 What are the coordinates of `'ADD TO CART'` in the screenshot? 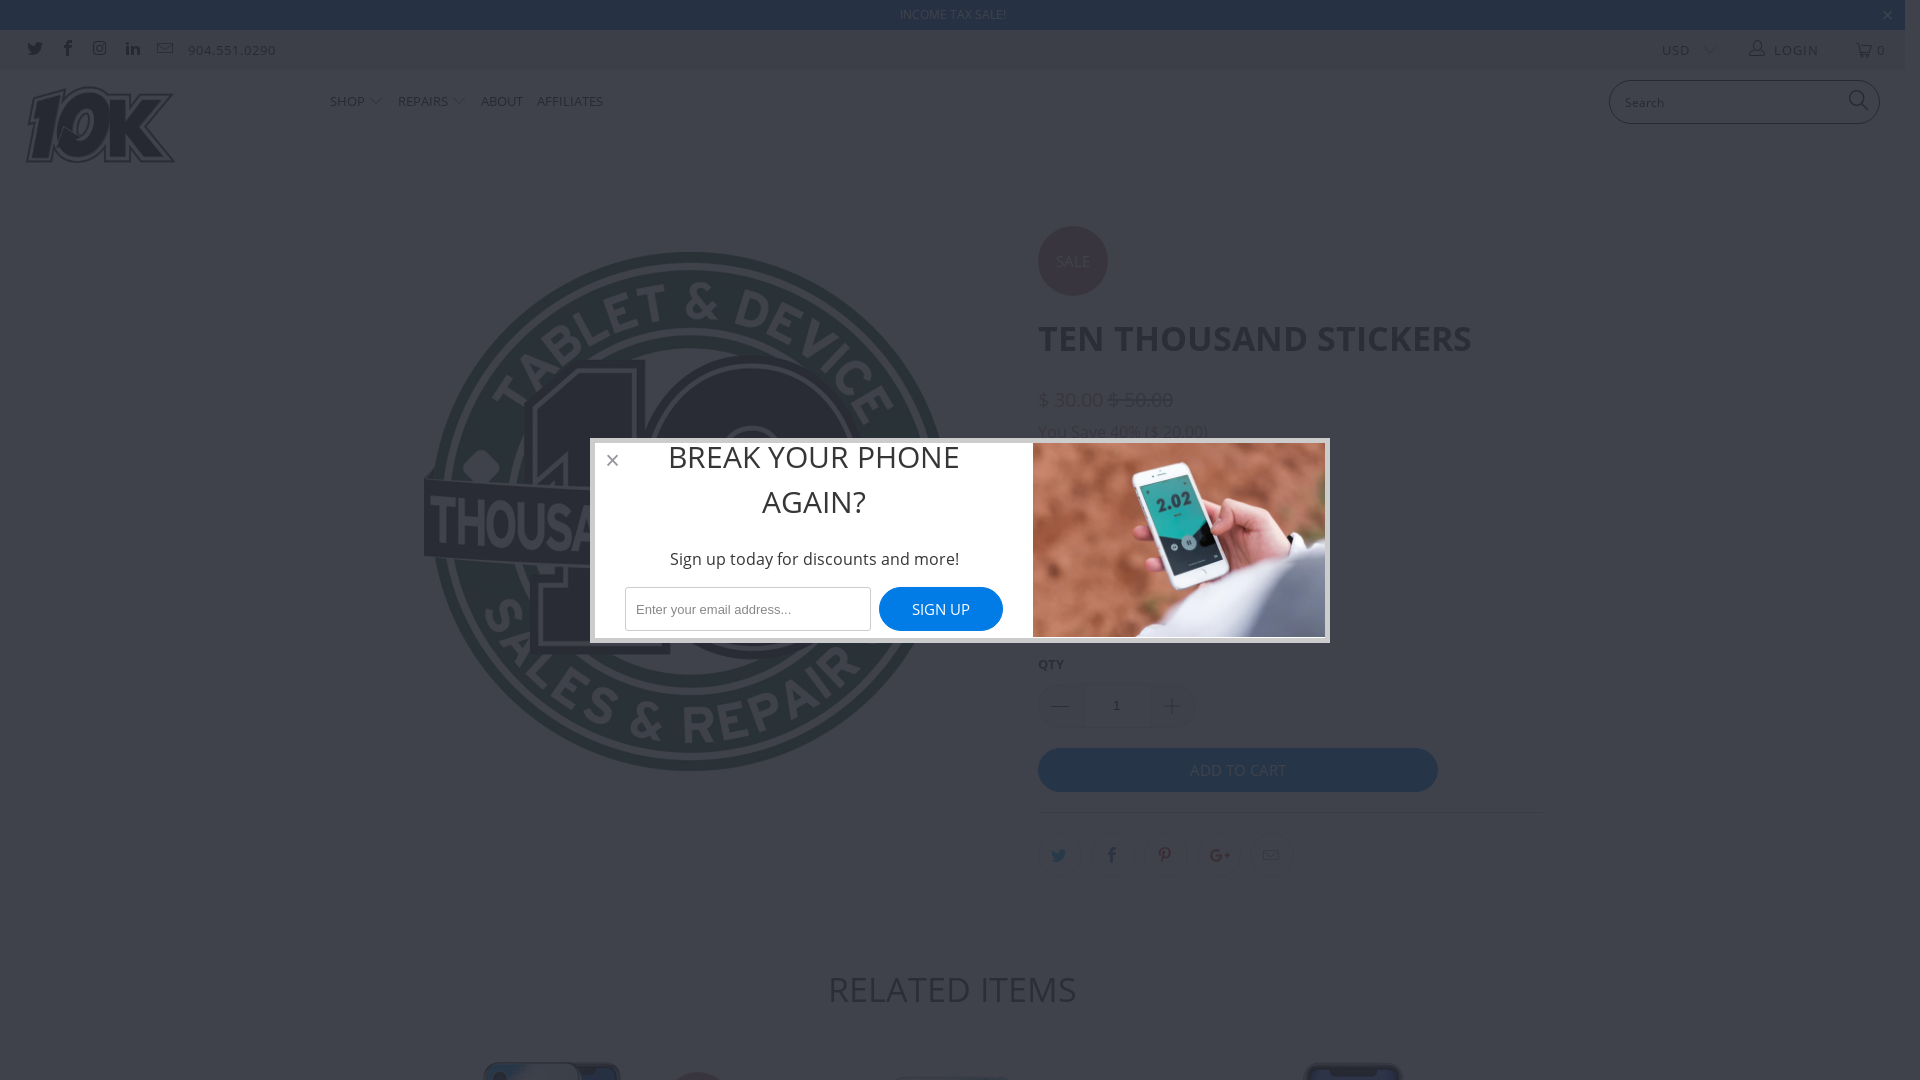 It's located at (1237, 769).